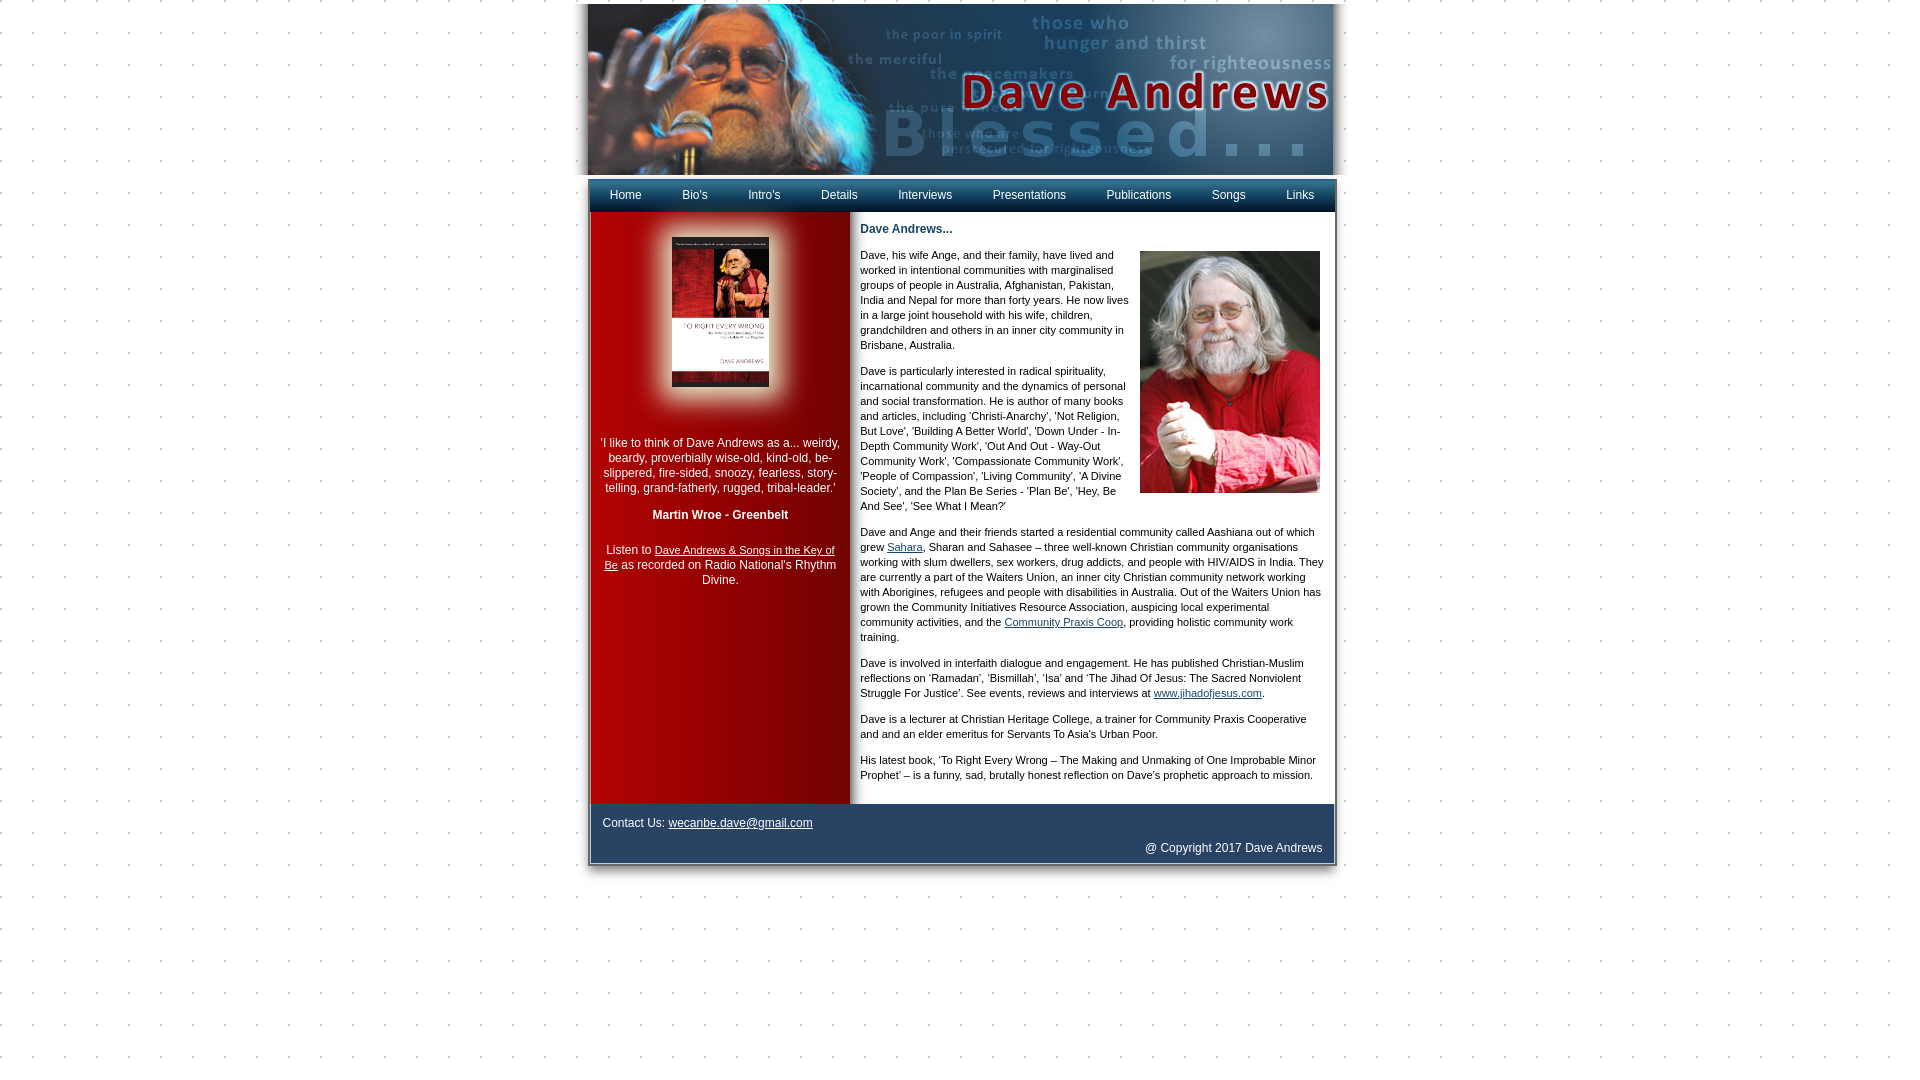  What do you see at coordinates (681, 195) in the screenshot?
I see `'Bio's'` at bounding box center [681, 195].